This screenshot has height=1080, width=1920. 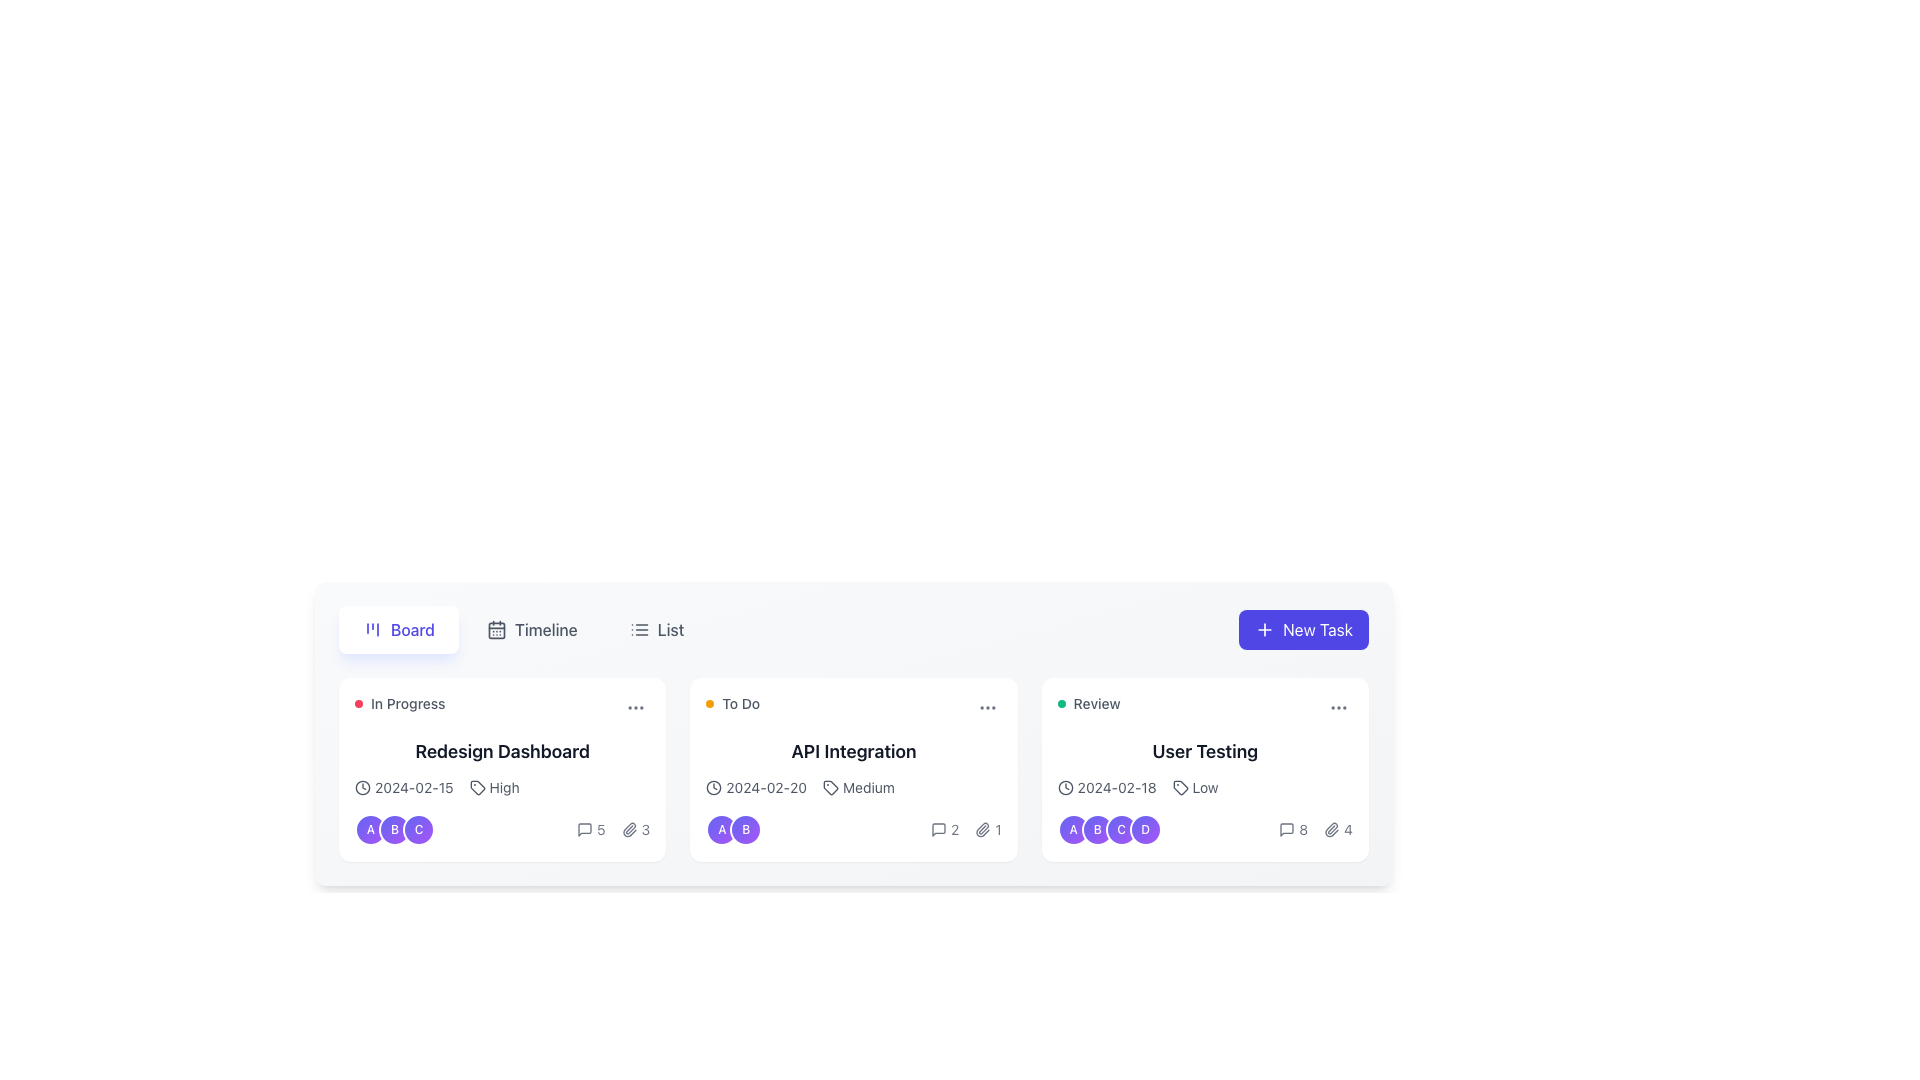 What do you see at coordinates (413, 786) in the screenshot?
I see `the text label displaying the specific date related to the task in the bottom-left section of the 'Redesign Dashboard' card, adjacent to the clock icon` at bounding box center [413, 786].